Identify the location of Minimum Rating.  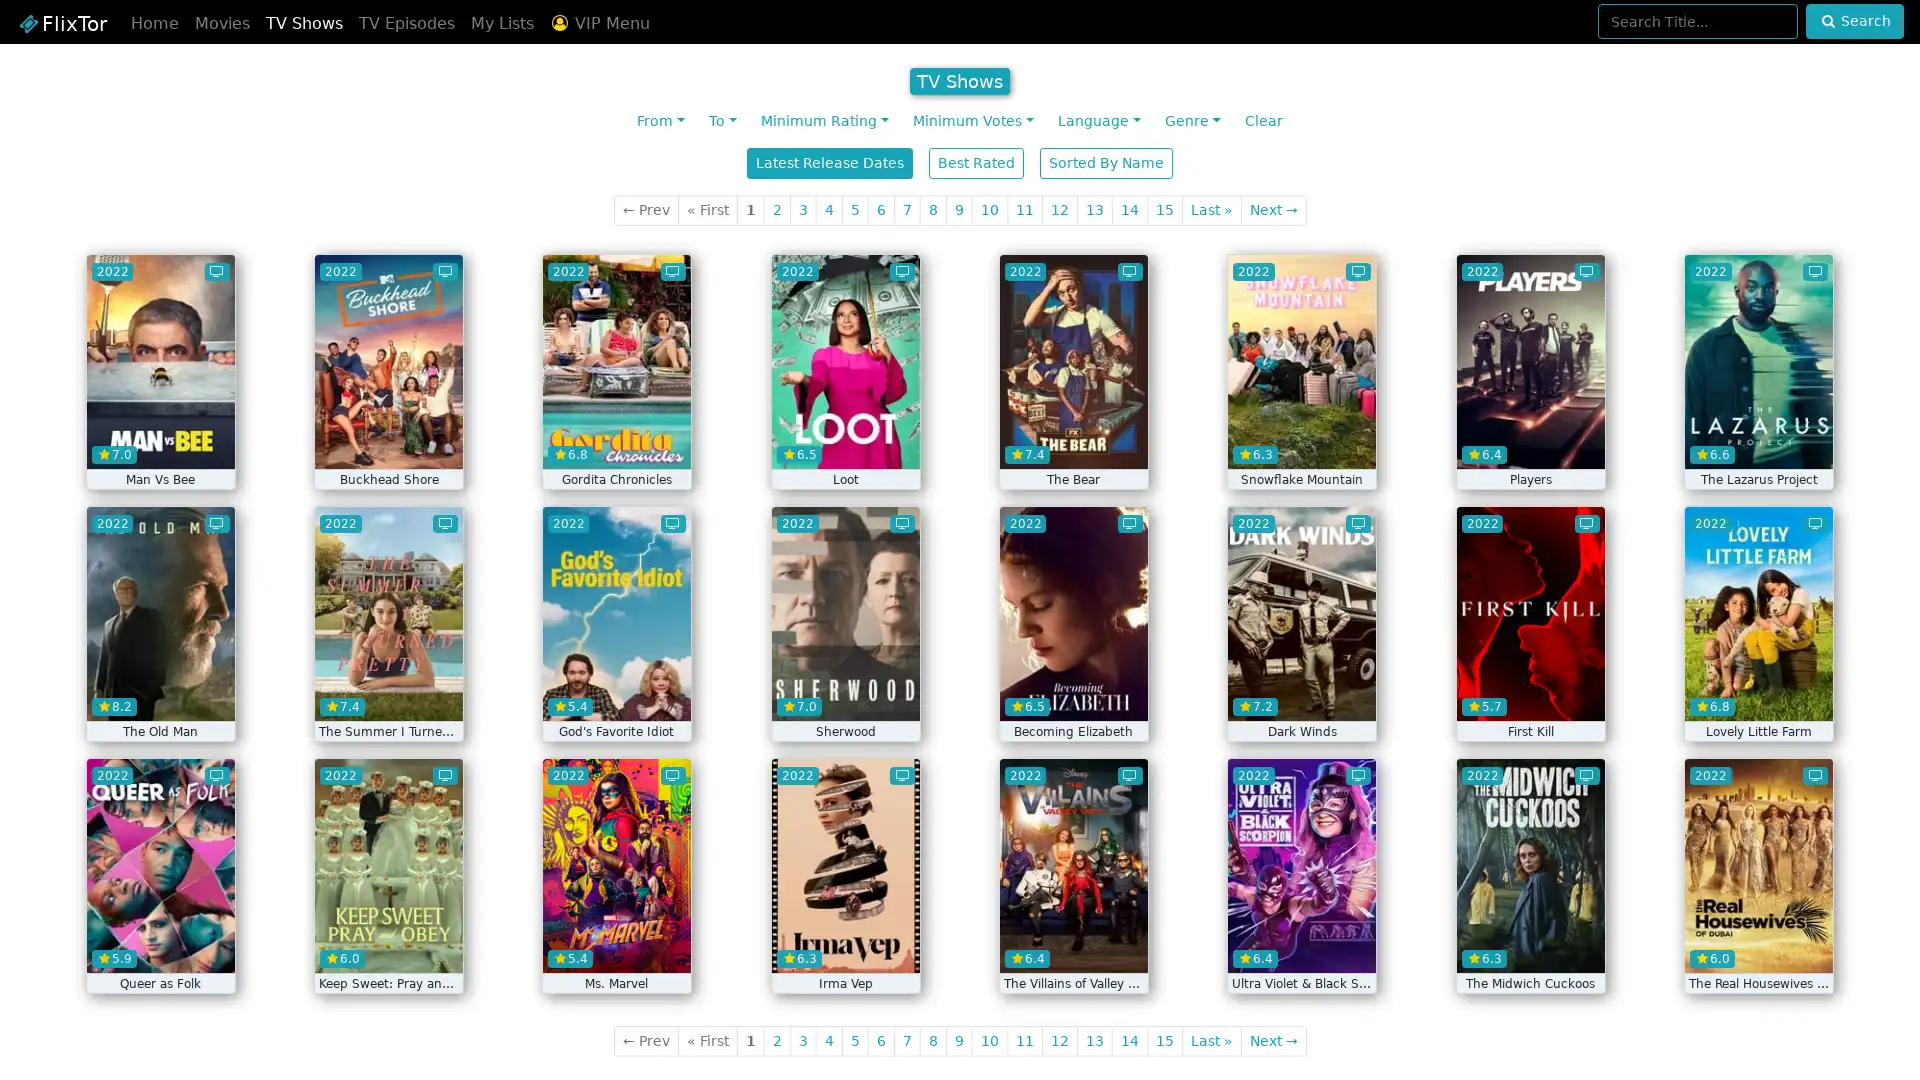
(825, 121).